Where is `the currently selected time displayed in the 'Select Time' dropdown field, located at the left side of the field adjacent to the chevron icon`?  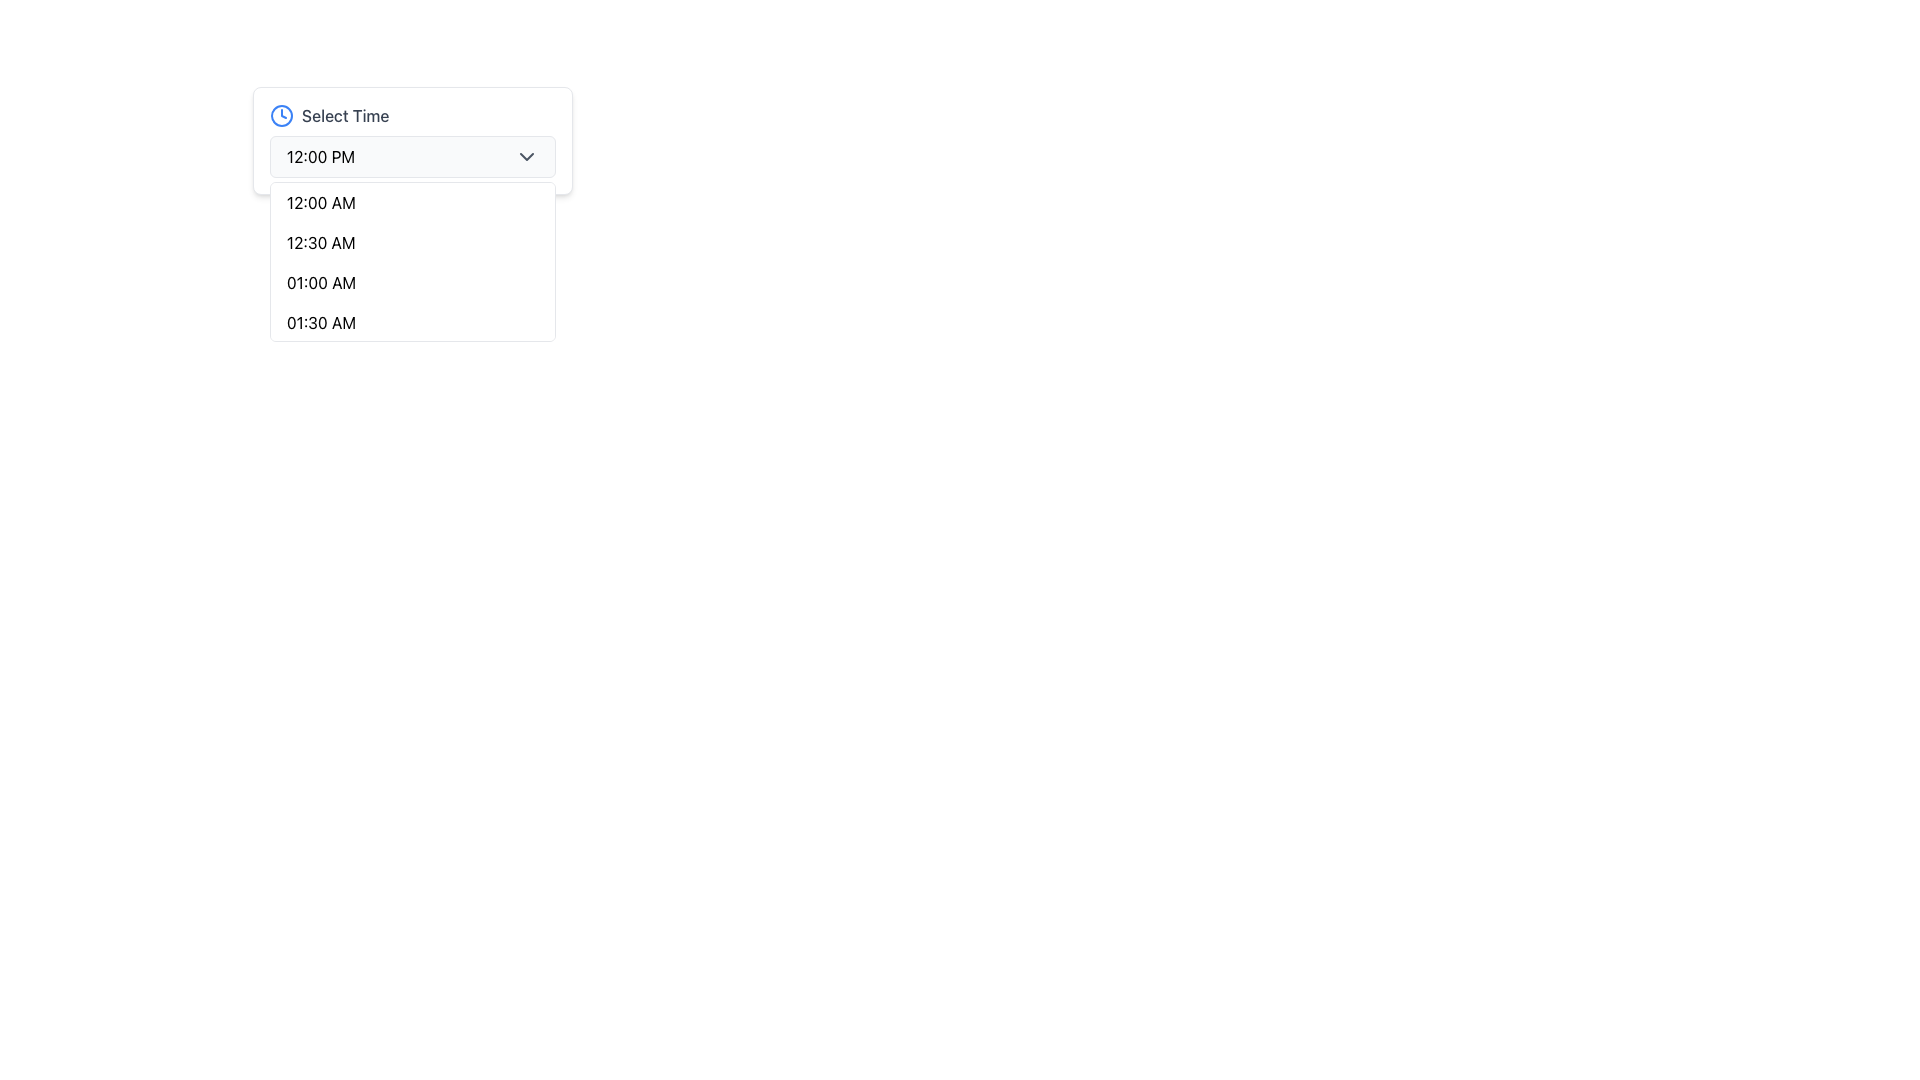 the currently selected time displayed in the 'Select Time' dropdown field, located at the left side of the field adjacent to the chevron icon is located at coordinates (321, 156).